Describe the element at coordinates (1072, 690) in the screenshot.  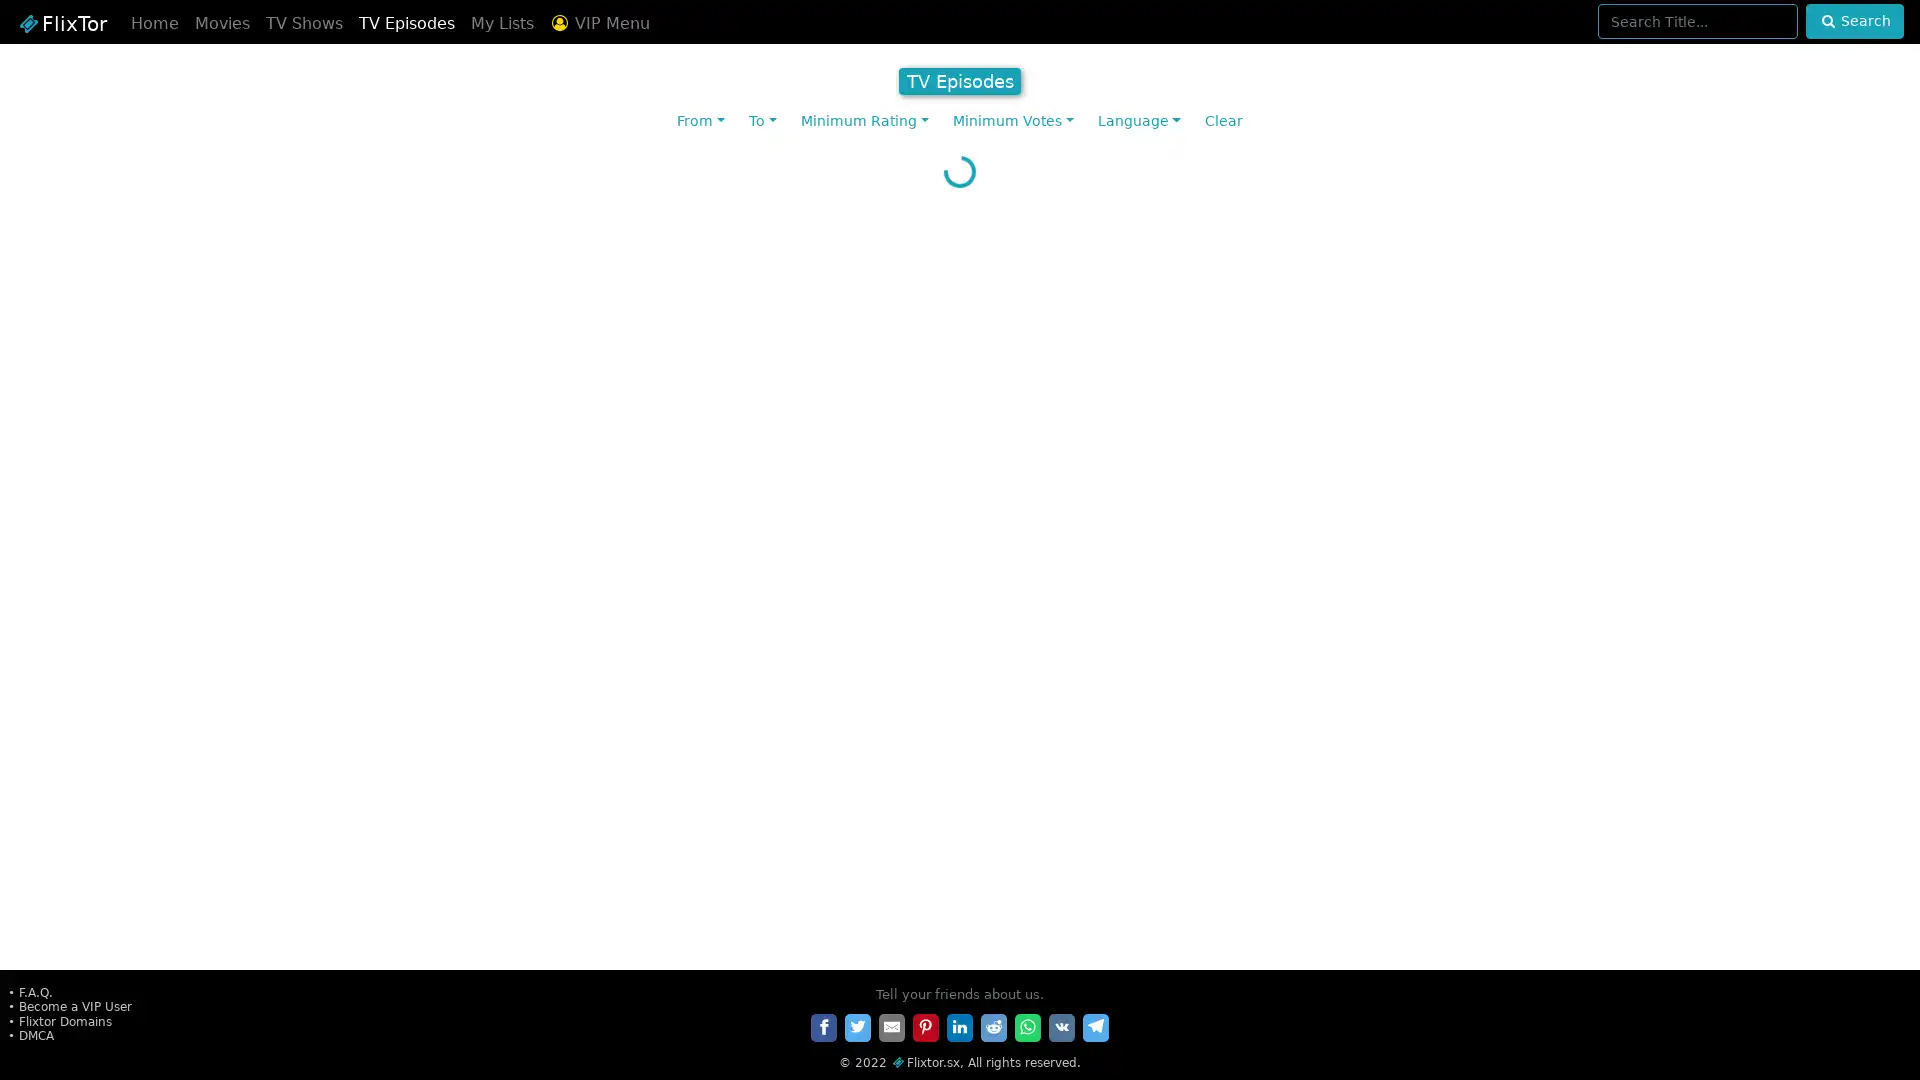
I see `Watch Now` at that location.